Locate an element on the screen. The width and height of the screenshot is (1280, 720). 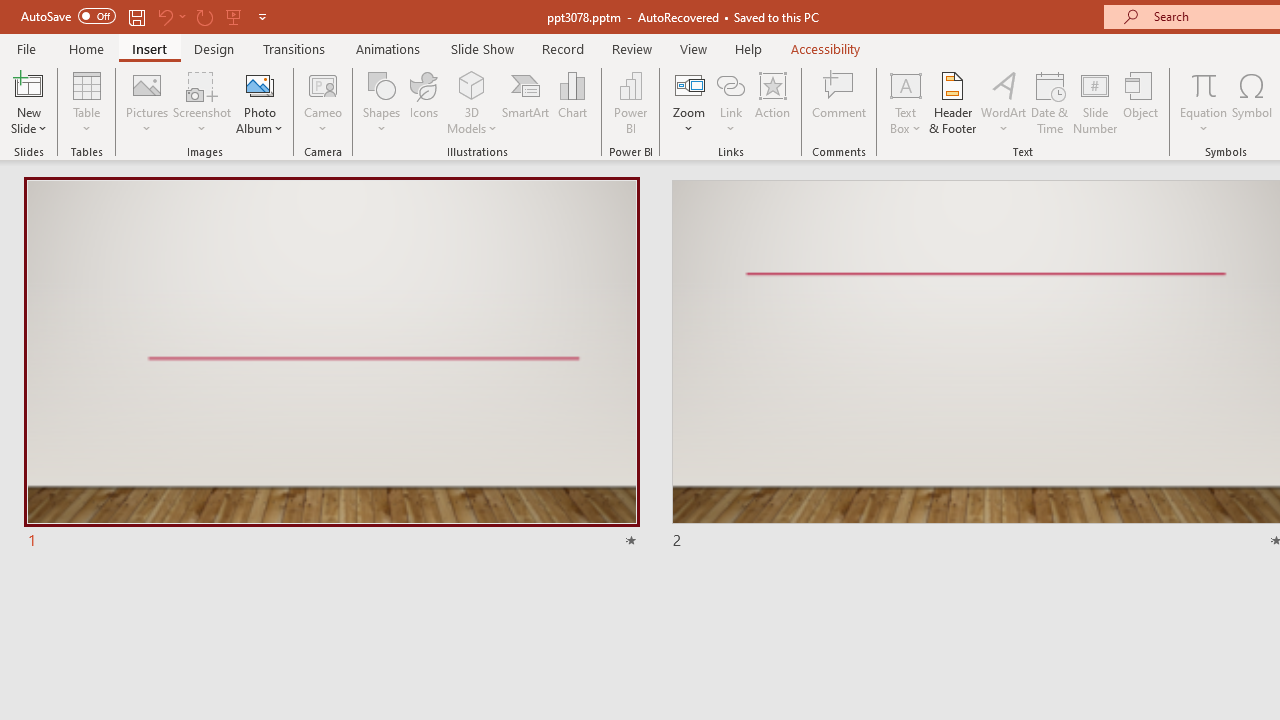
'Link' is located at coordinates (730, 84).